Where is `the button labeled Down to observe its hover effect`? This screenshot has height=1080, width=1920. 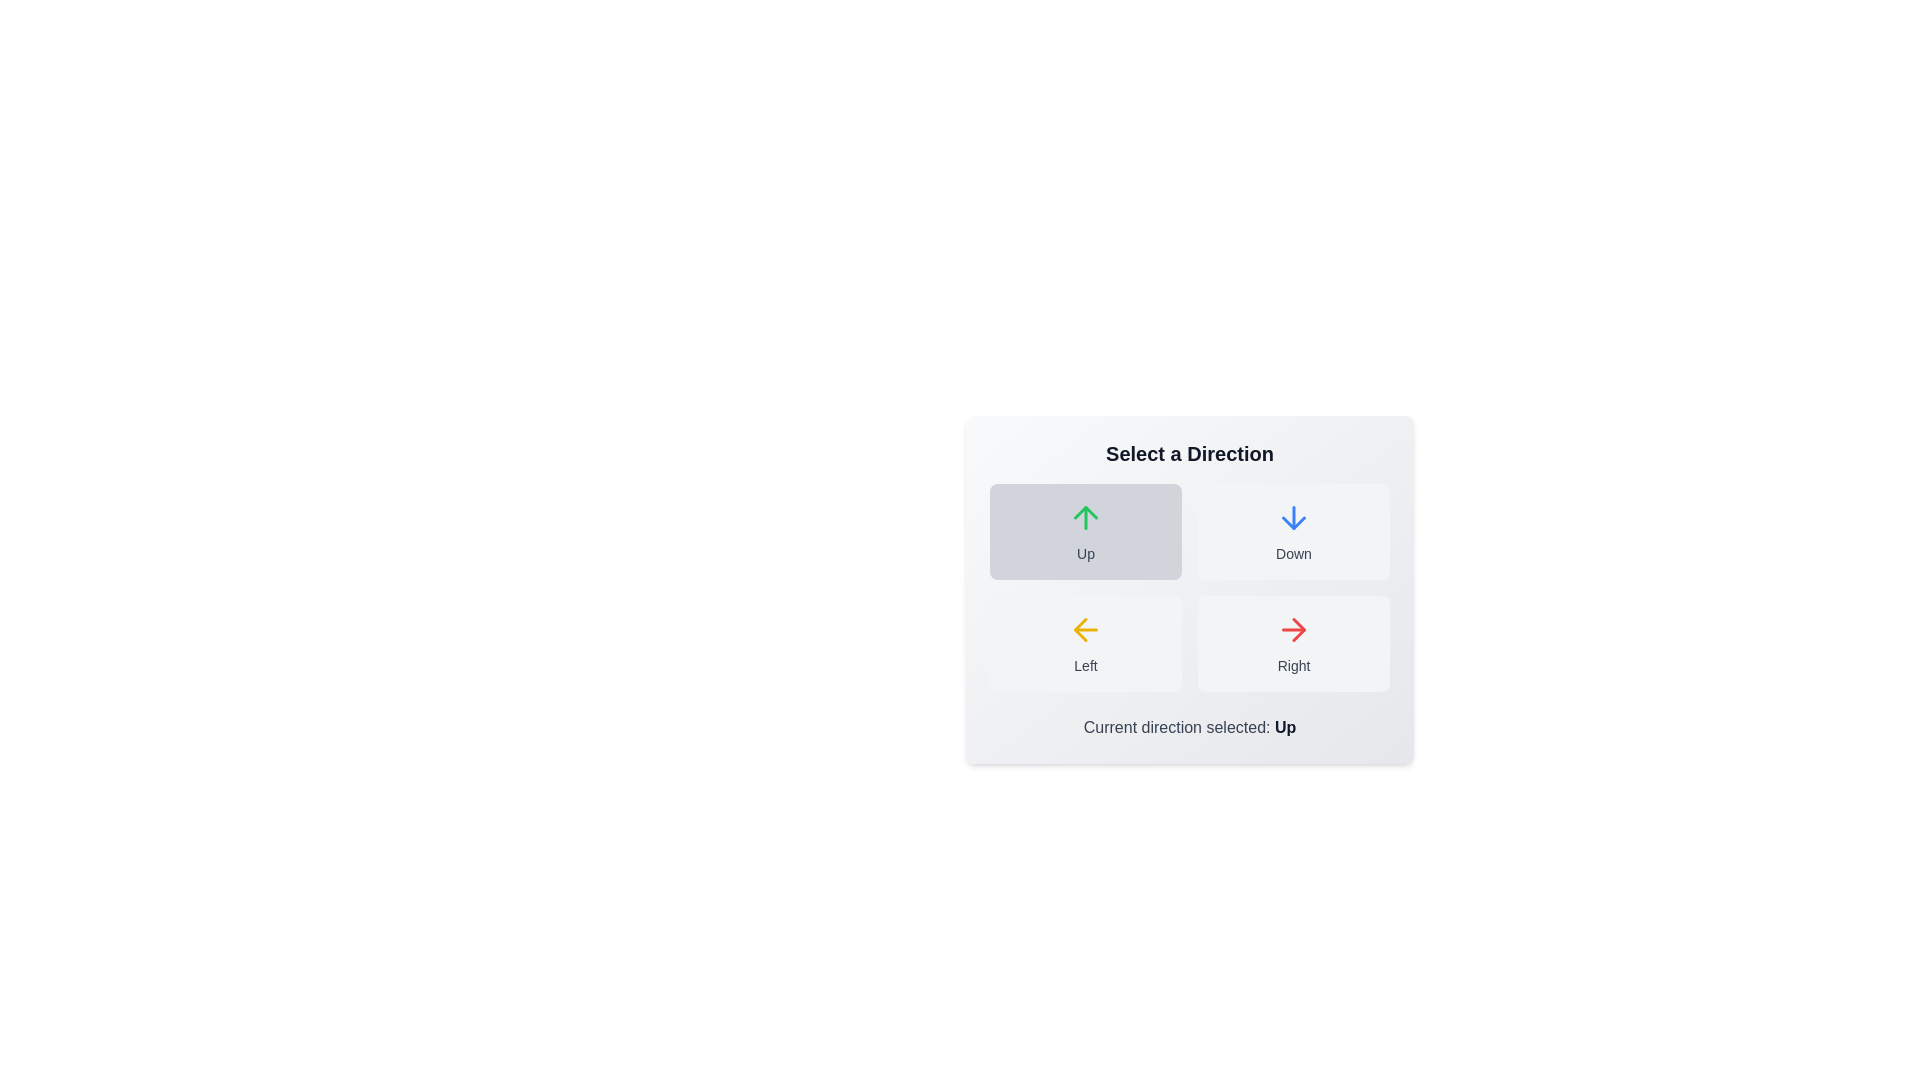
the button labeled Down to observe its hover effect is located at coordinates (1294, 531).